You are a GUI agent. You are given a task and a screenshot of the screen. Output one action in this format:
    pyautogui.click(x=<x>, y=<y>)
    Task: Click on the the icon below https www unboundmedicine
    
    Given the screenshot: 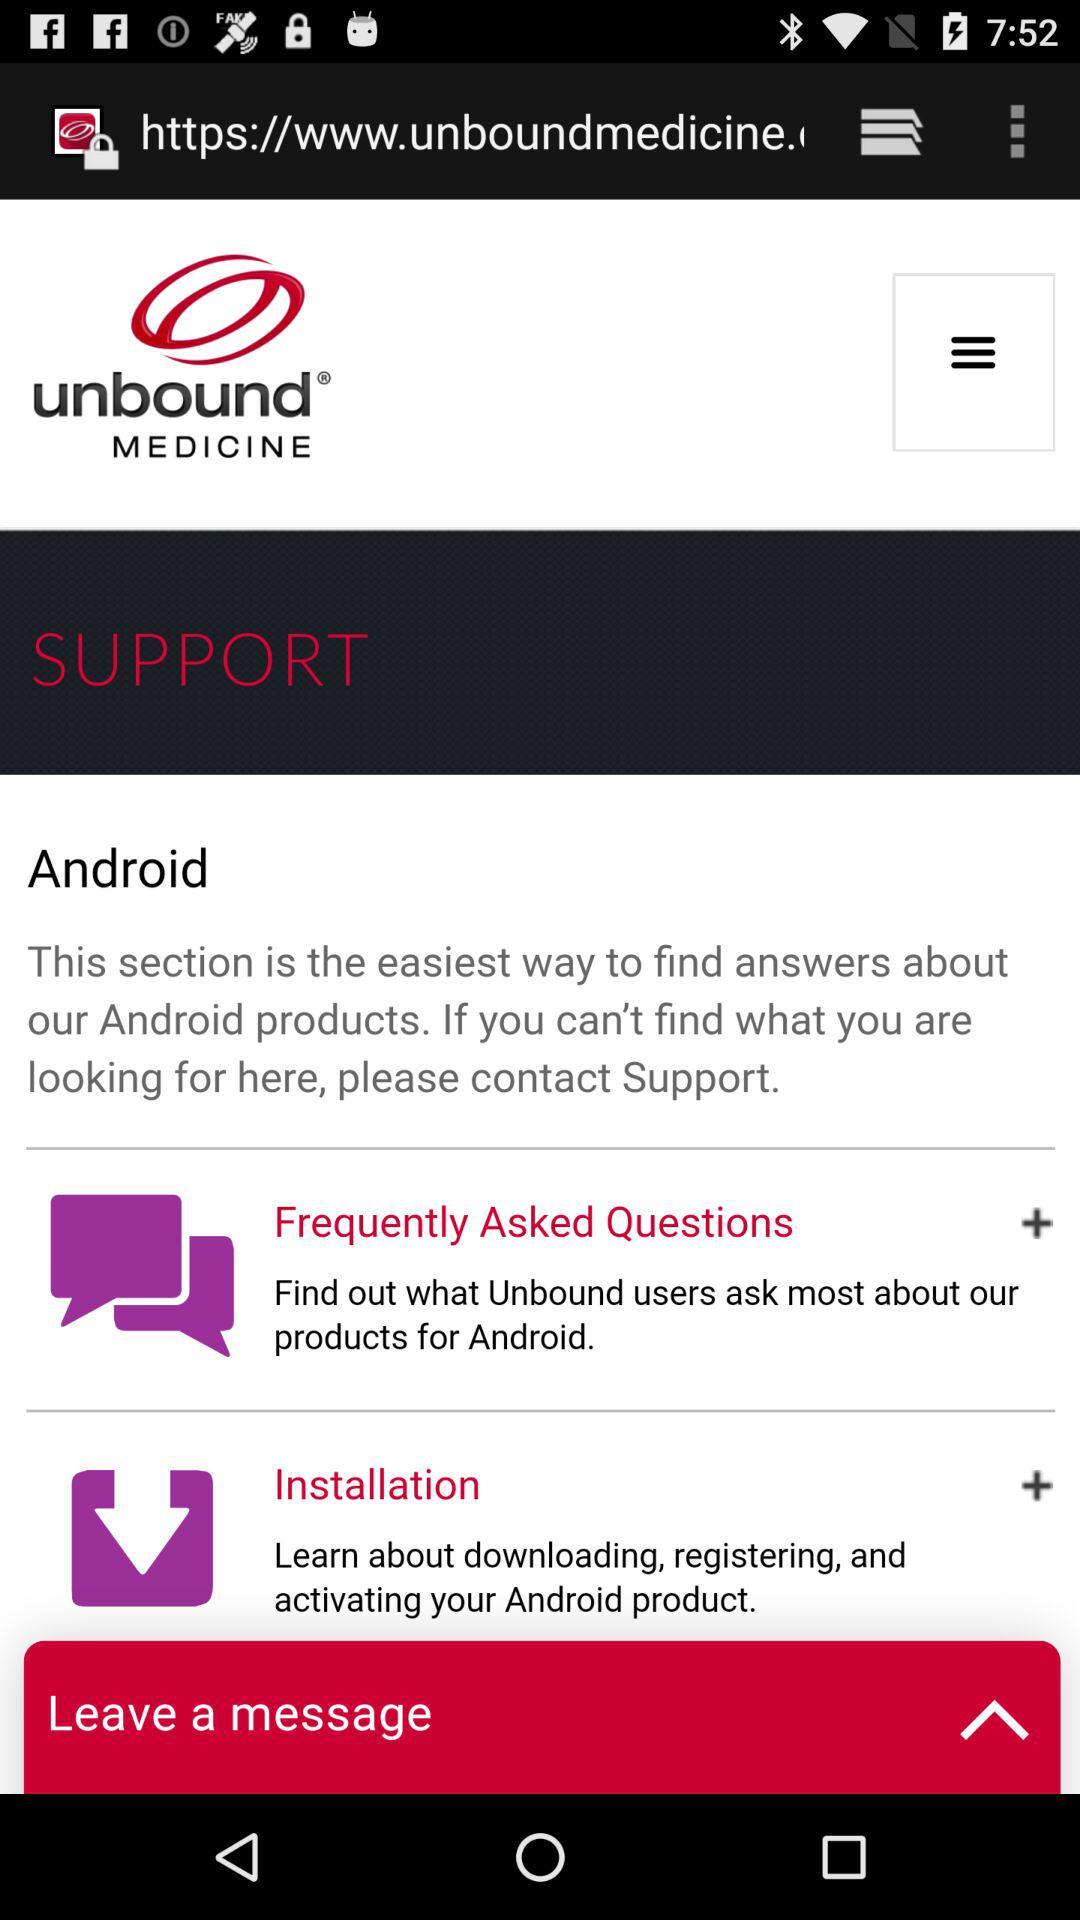 What is the action you would take?
    pyautogui.click(x=540, y=996)
    